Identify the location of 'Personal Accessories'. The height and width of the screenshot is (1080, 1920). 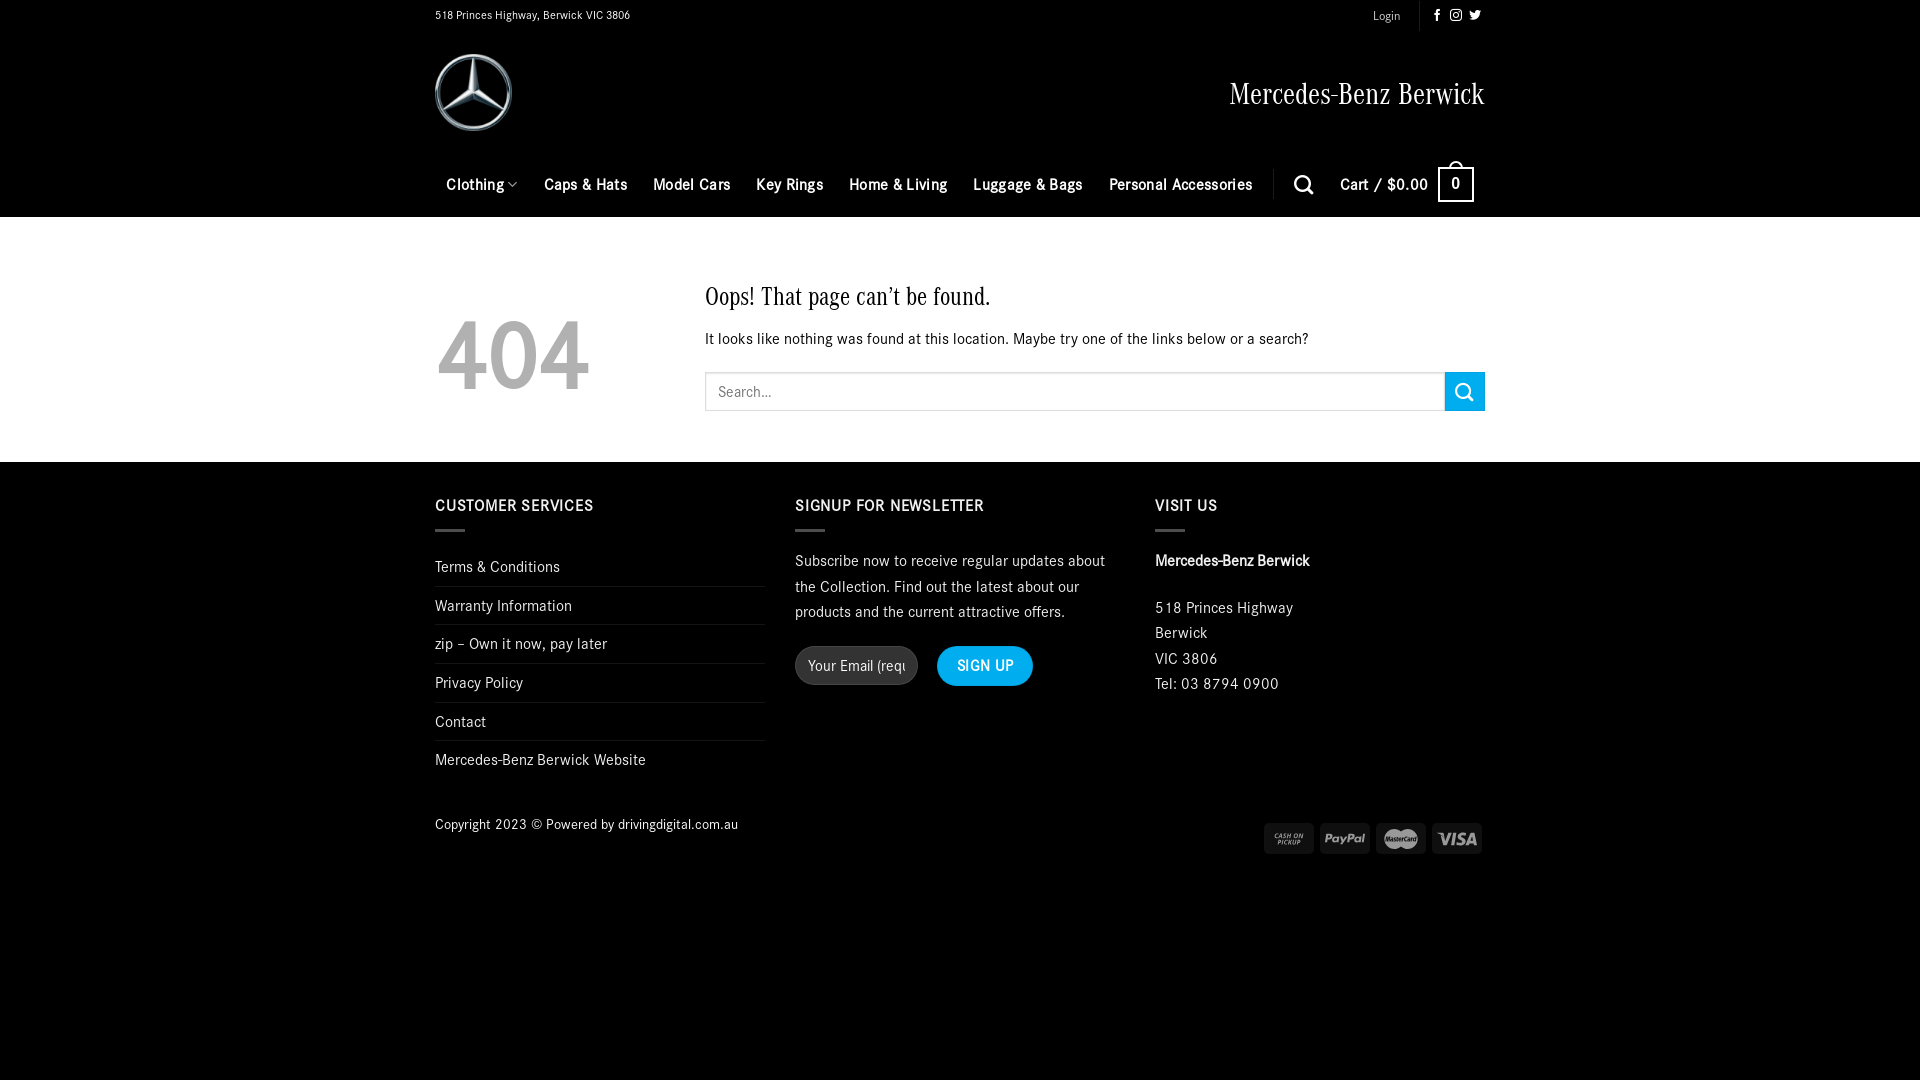
(1180, 184).